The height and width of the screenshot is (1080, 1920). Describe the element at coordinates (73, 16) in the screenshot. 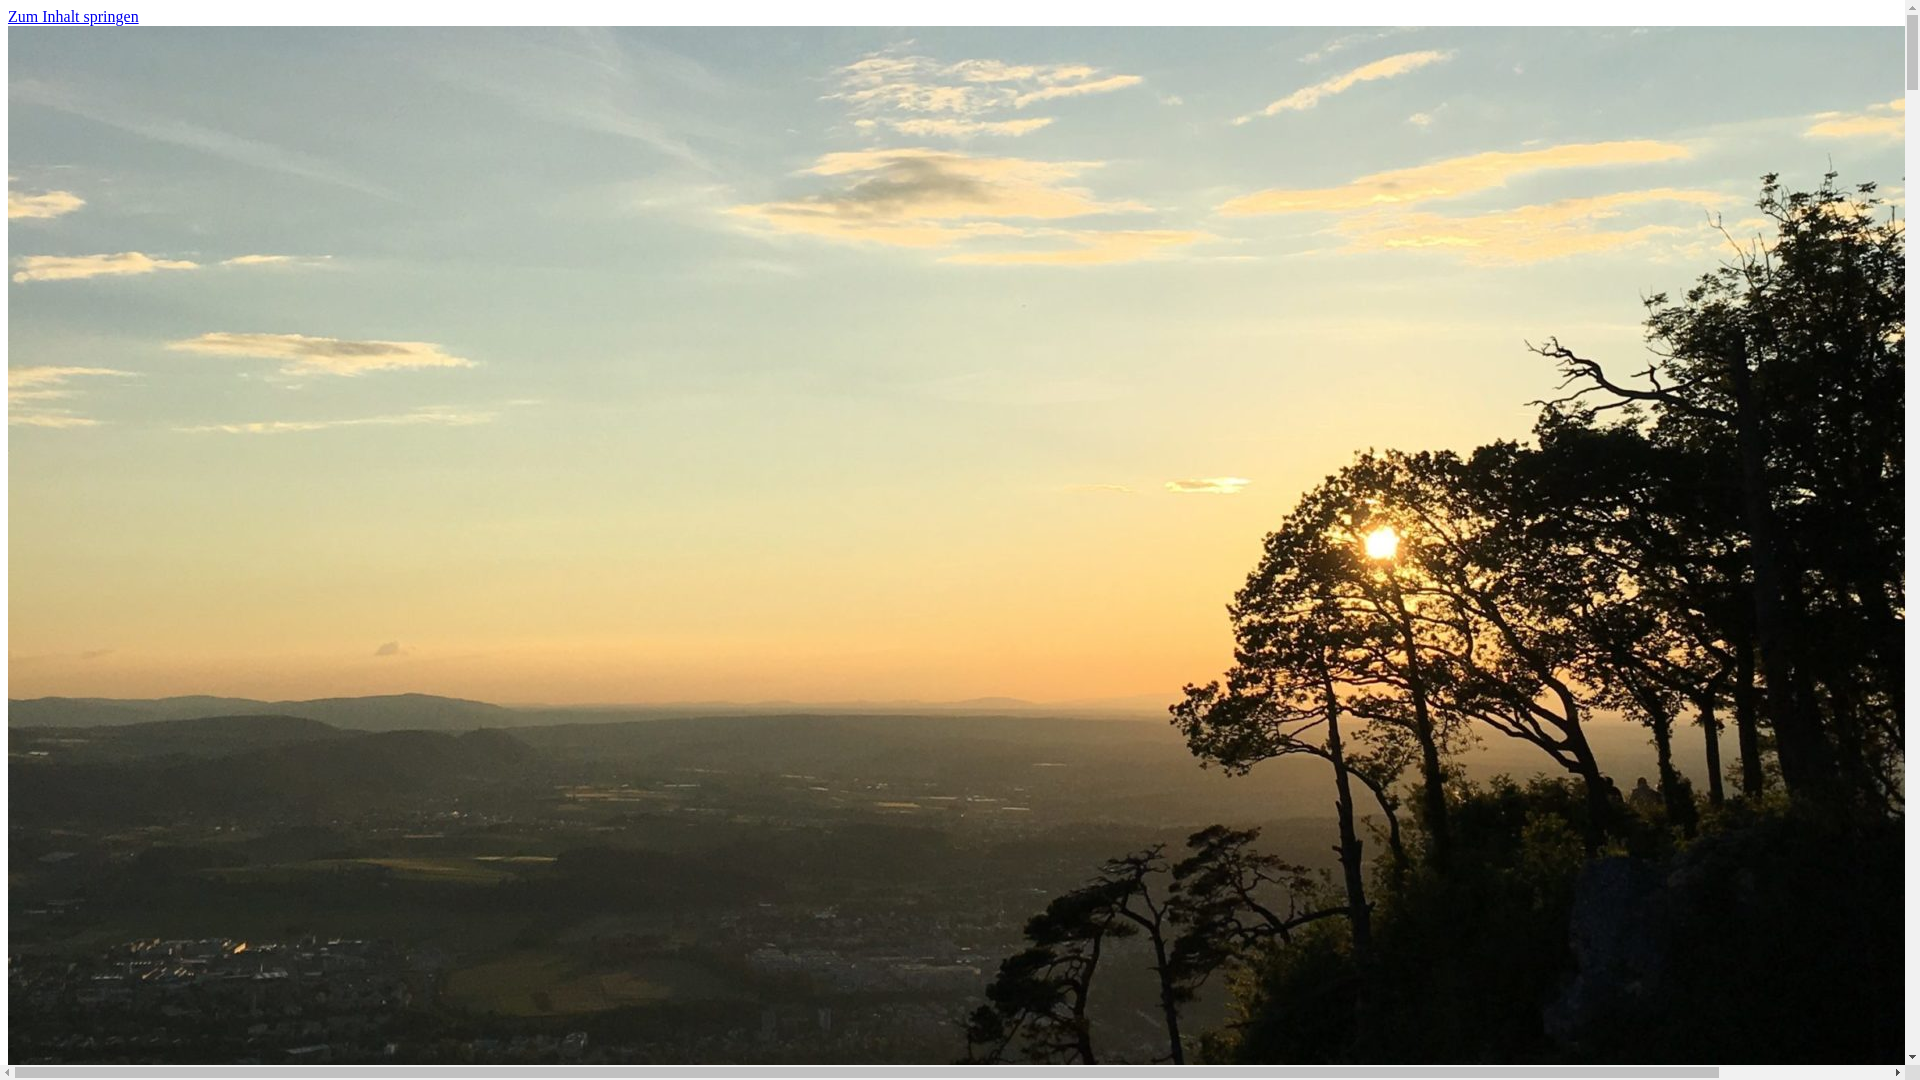

I see `'Zum Inhalt springen'` at that location.